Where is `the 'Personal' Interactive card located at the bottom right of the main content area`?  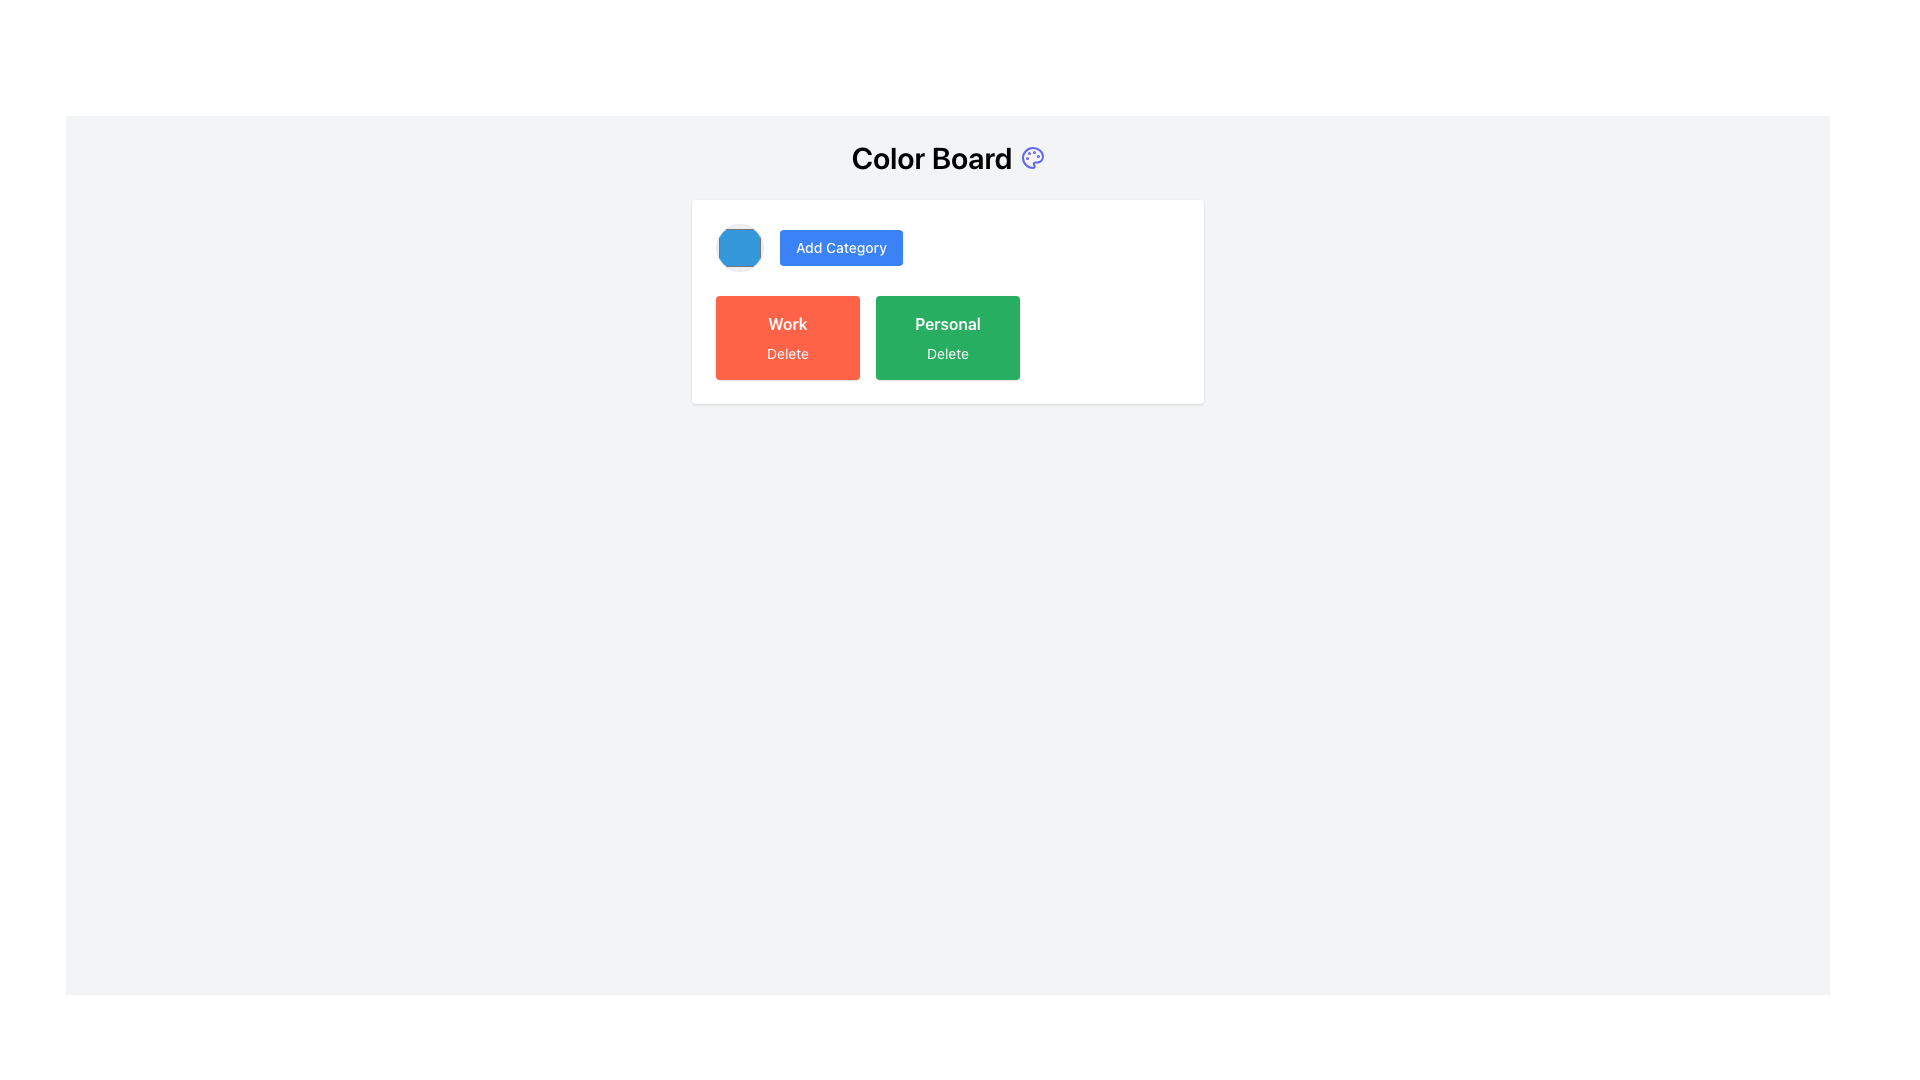
the 'Personal' Interactive card located at the bottom right of the main content area is located at coordinates (947, 301).